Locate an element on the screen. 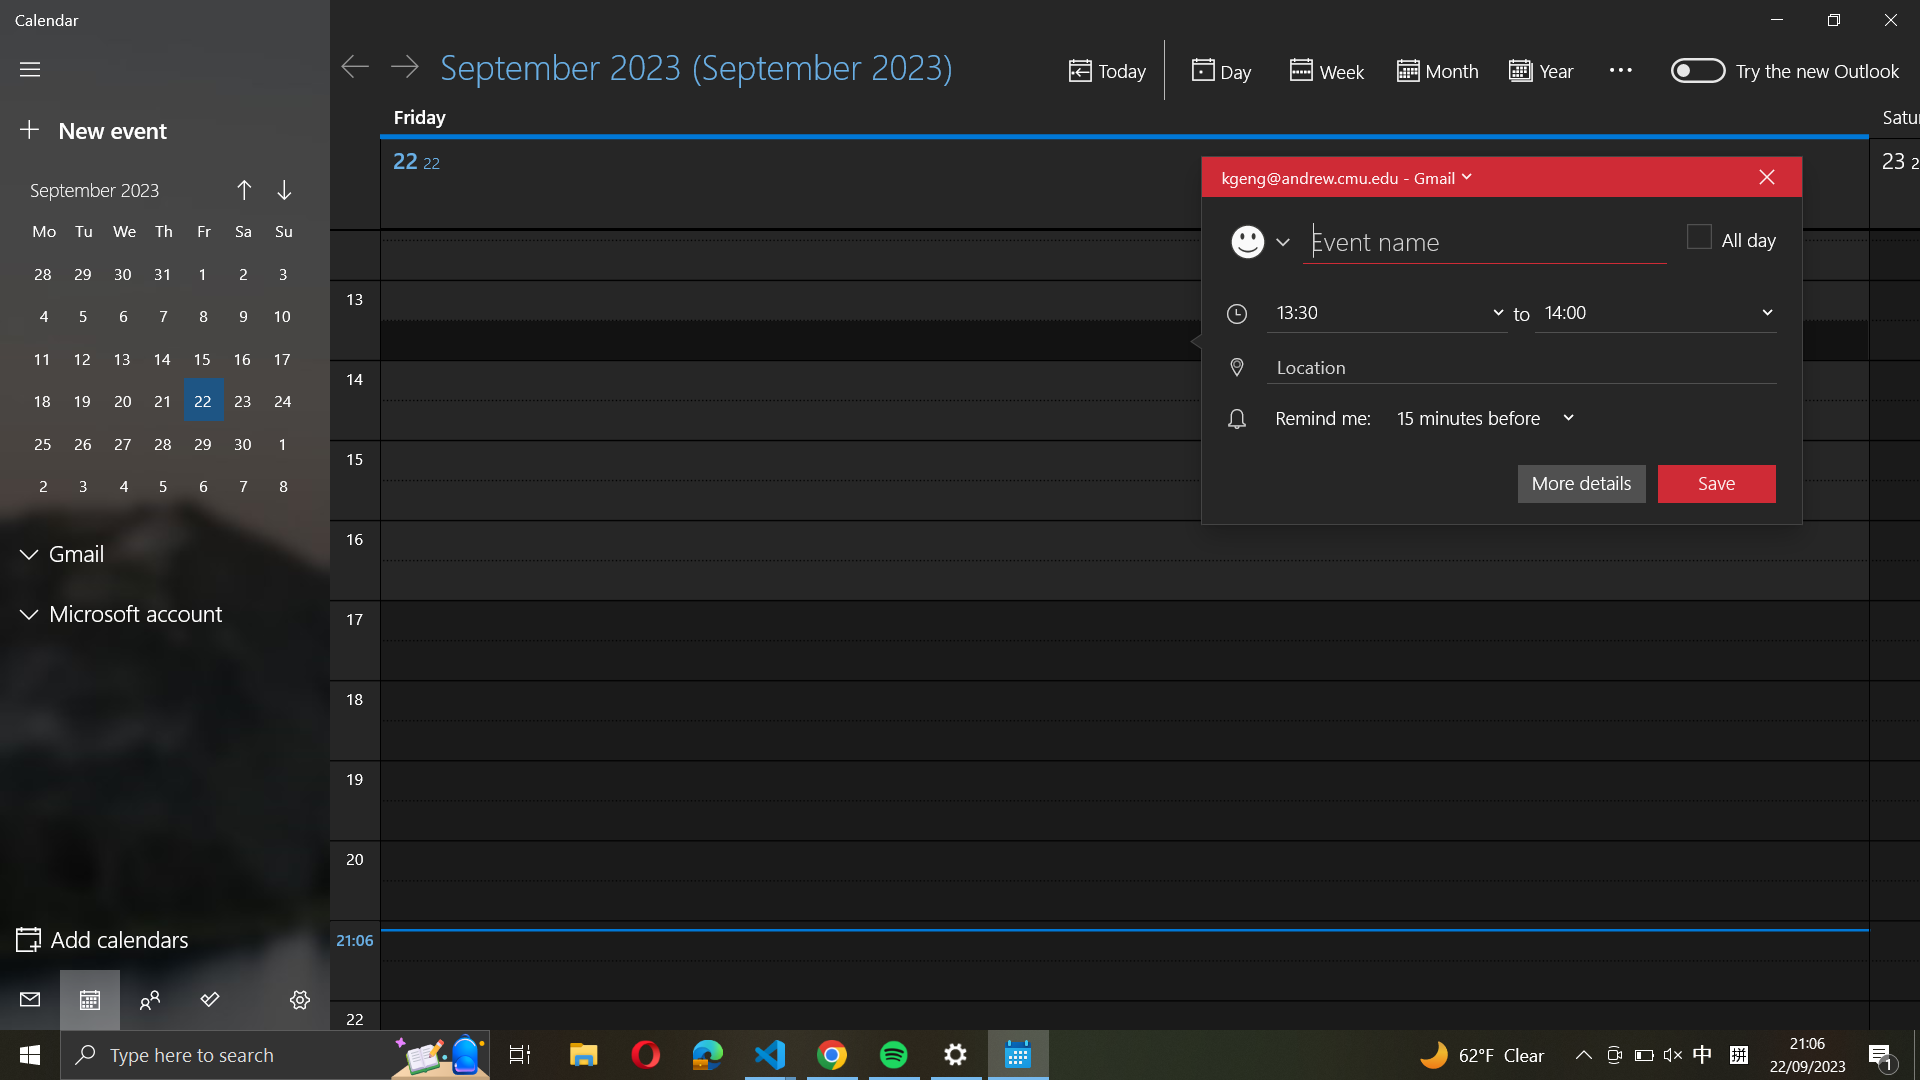 The height and width of the screenshot is (1080, 1920). Go to today"s date on the calendar is located at coordinates (1105, 71).